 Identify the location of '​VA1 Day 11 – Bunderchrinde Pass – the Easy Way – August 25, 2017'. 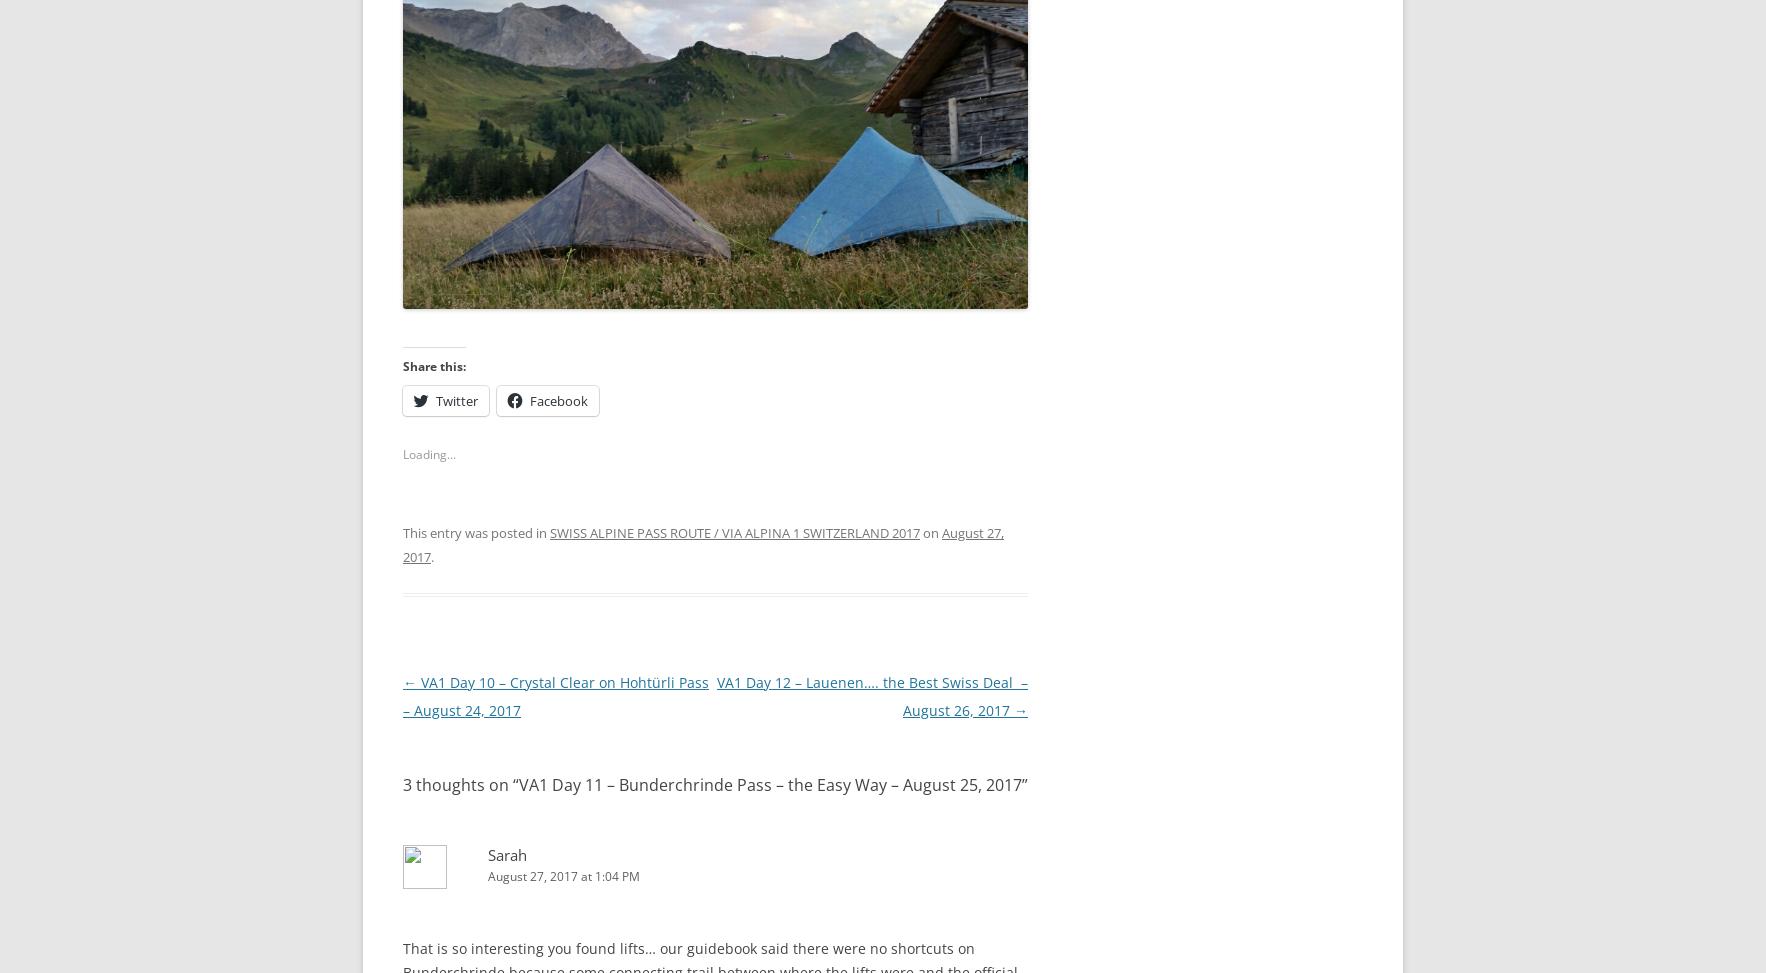
(770, 778).